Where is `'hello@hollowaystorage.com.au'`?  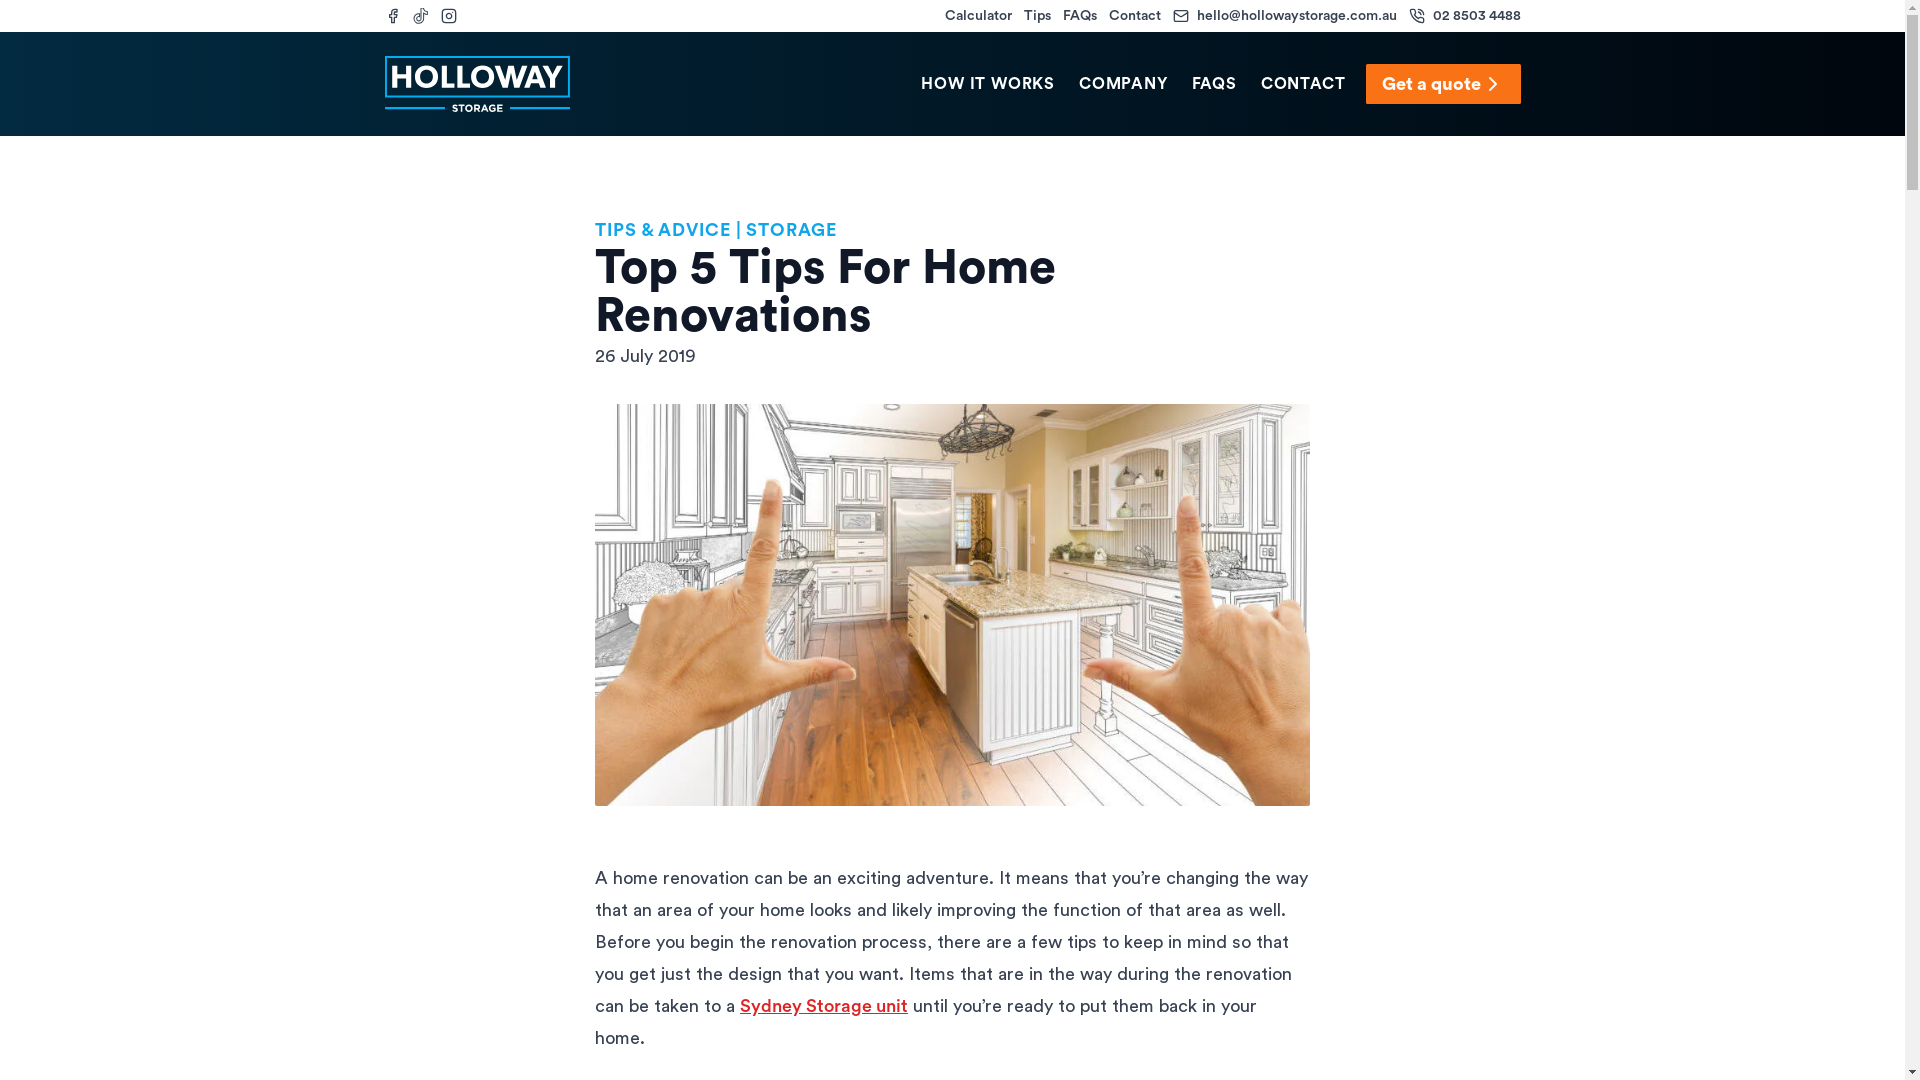
'hello@hollowaystorage.com.au' is located at coordinates (1283, 15).